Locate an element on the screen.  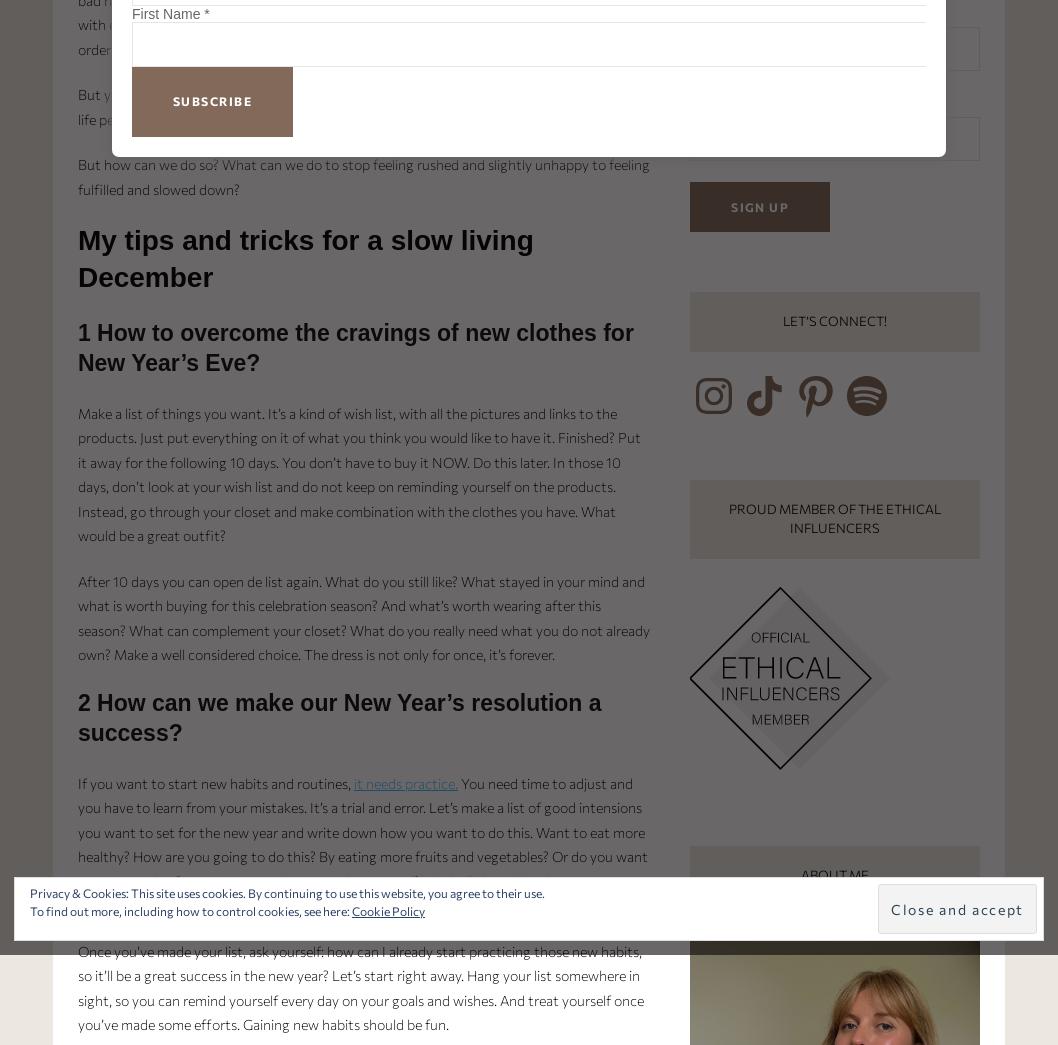
'it needs practice.' is located at coordinates (405, 782).